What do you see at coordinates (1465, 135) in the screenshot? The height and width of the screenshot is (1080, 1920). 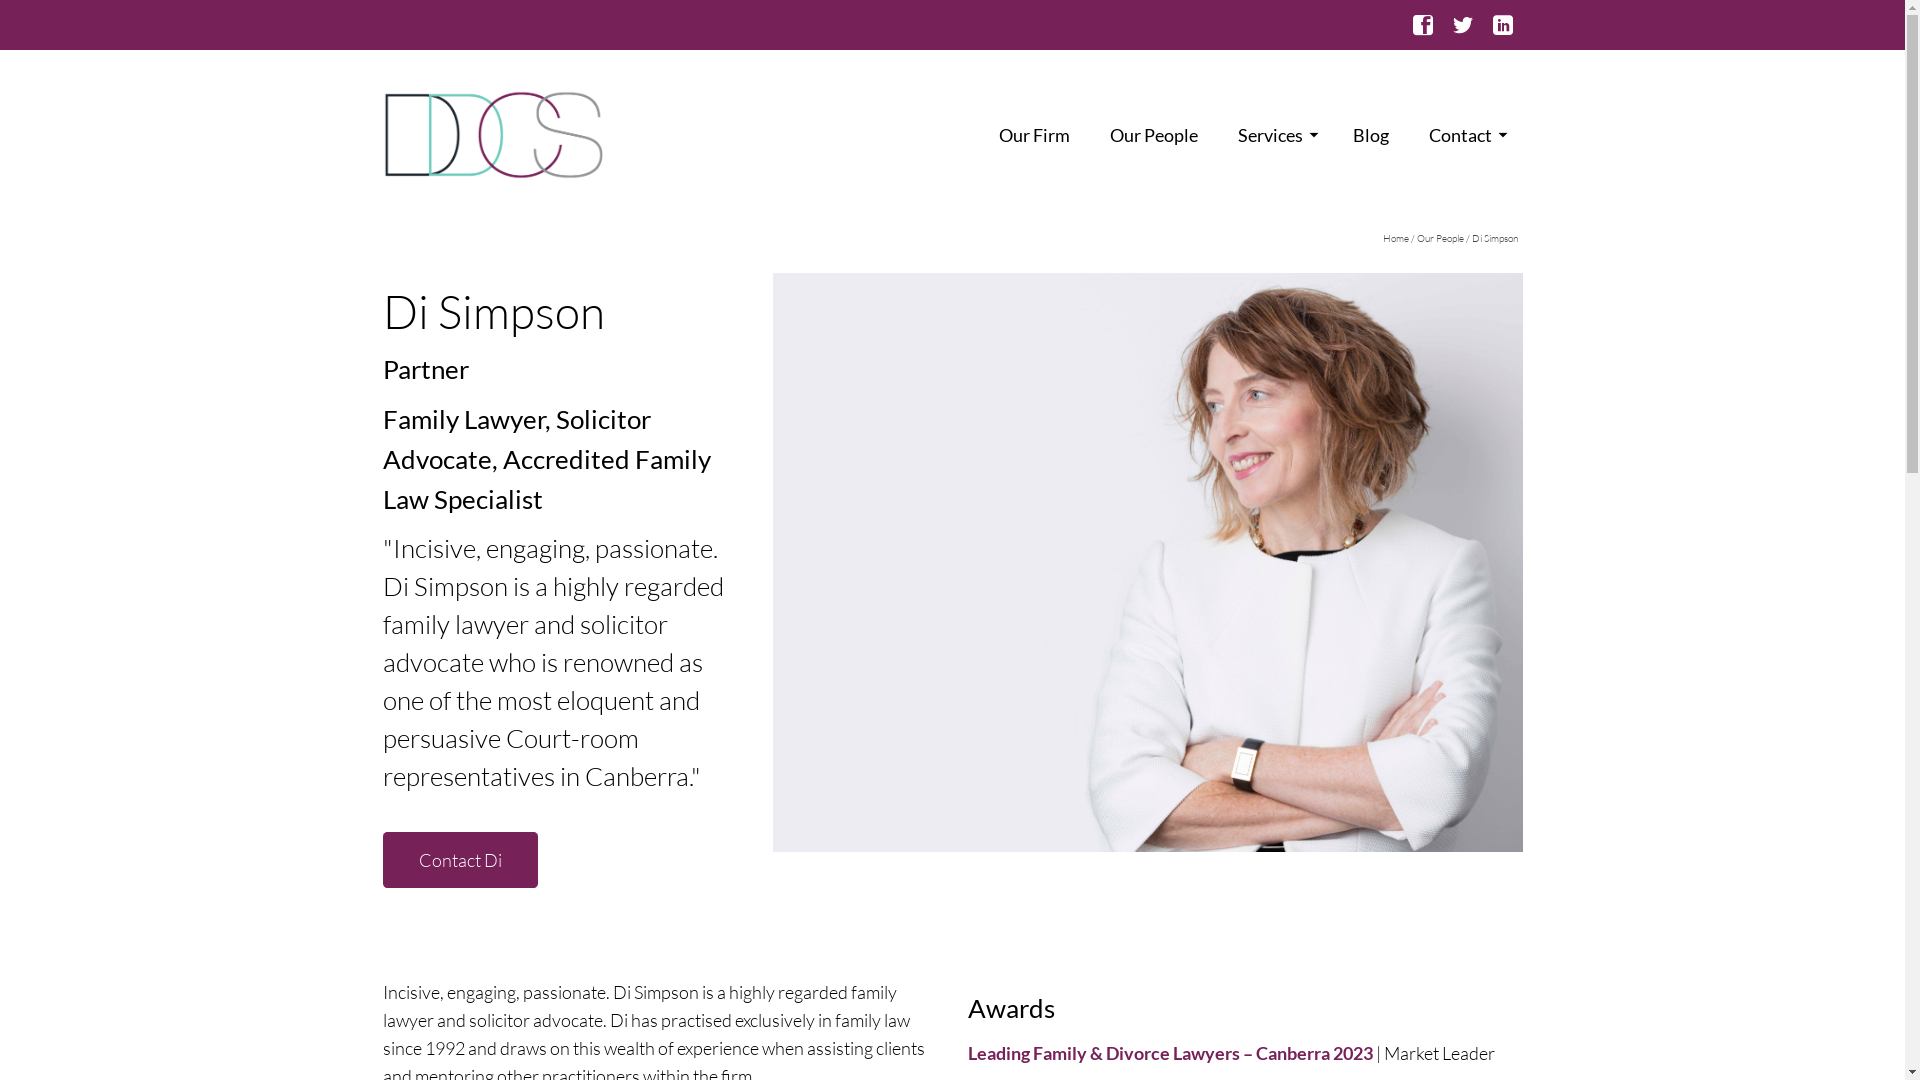 I see `'Contact'` at bounding box center [1465, 135].